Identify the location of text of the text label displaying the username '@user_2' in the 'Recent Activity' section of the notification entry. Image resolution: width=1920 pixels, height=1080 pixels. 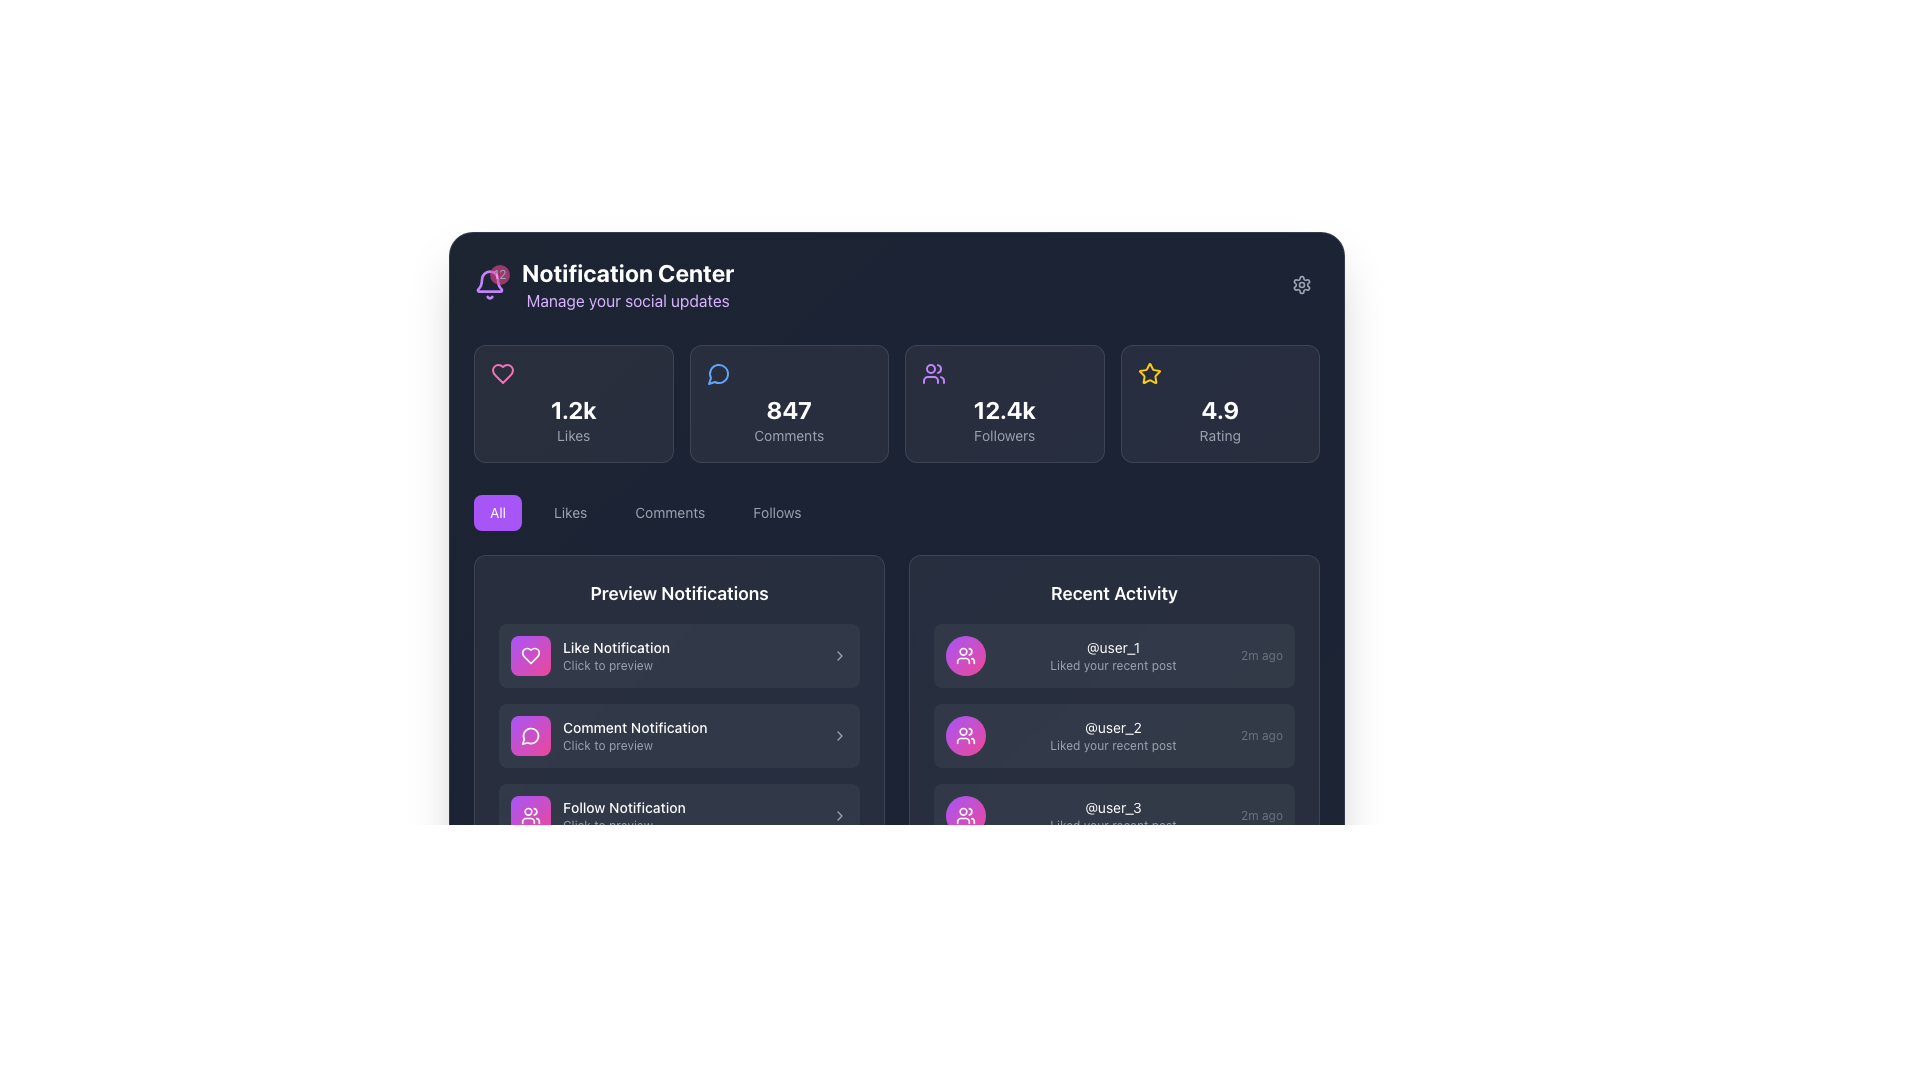
(1112, 728).